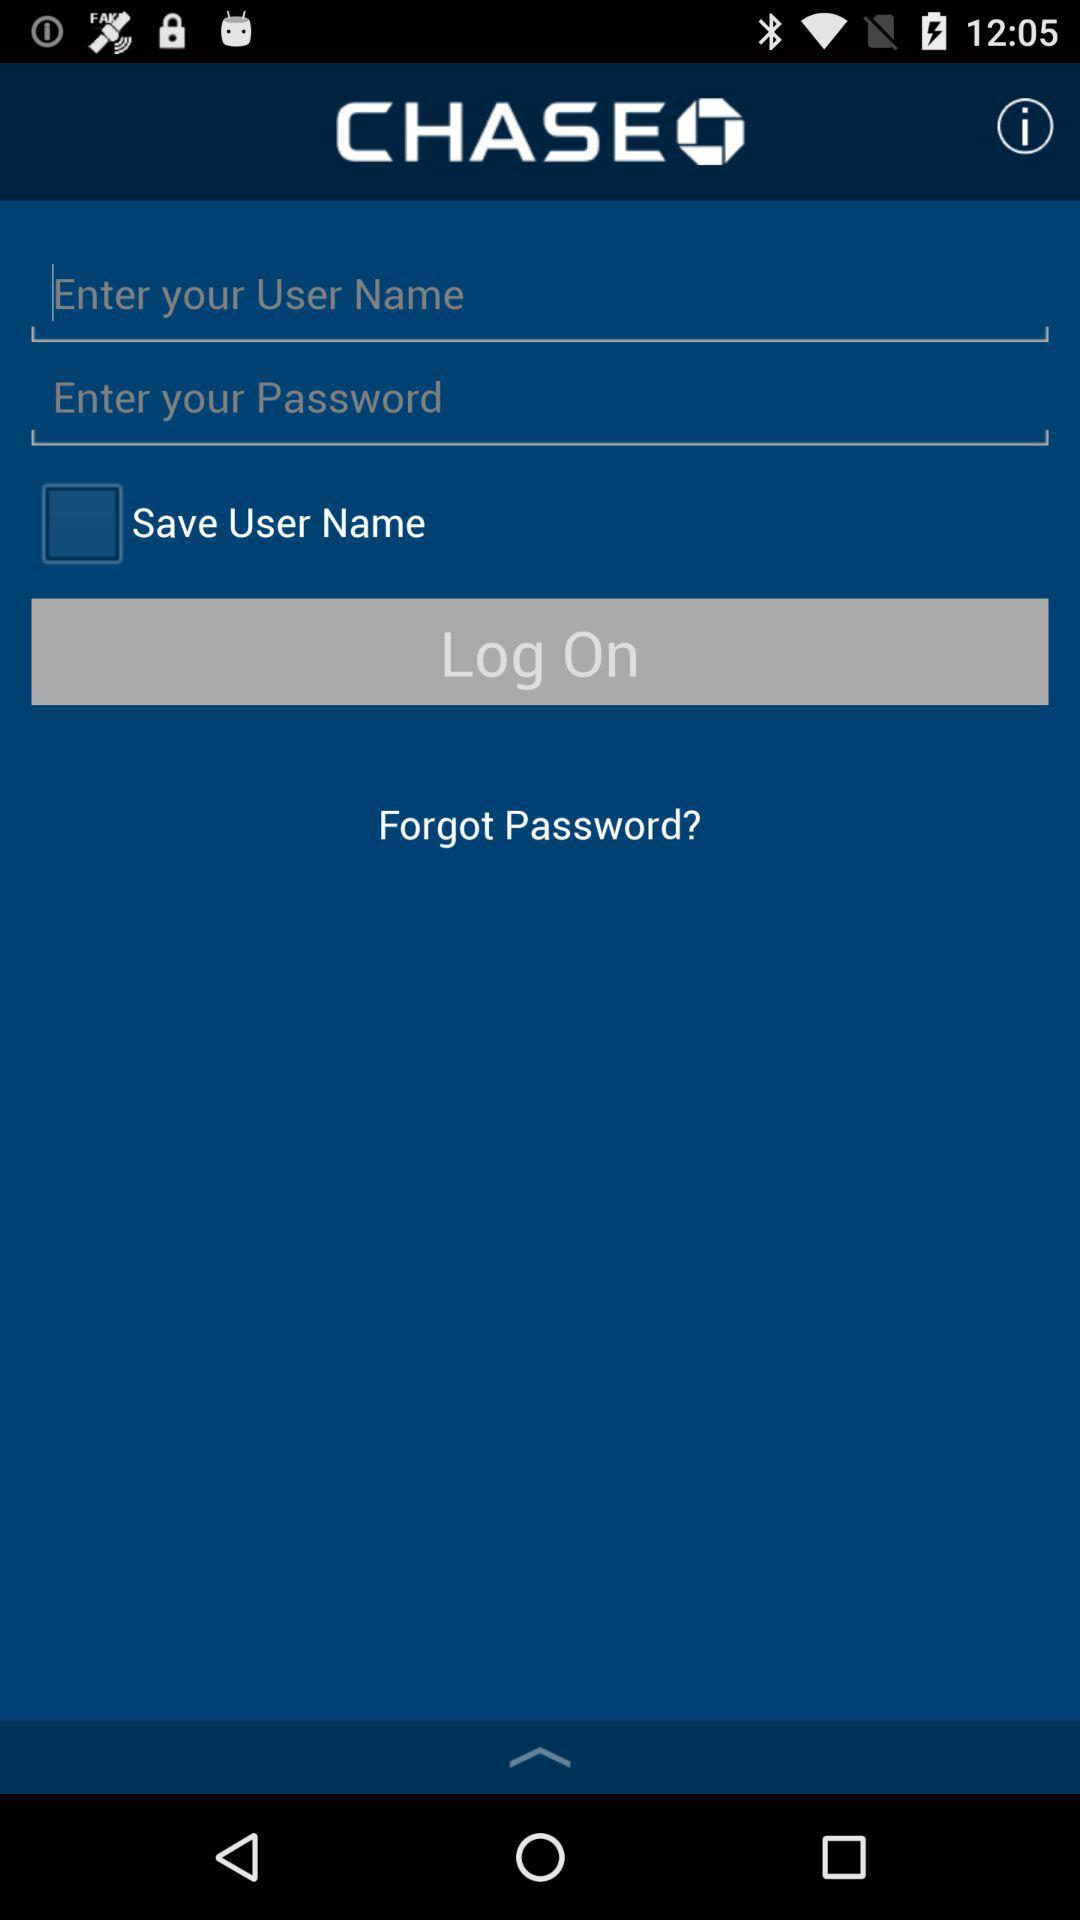 Image resolution: width=1080 pixels, height=1920 pixels. Describe the element at coordinates (1025, 125) in the screenshot. I see `click on the information symbol` at that location.